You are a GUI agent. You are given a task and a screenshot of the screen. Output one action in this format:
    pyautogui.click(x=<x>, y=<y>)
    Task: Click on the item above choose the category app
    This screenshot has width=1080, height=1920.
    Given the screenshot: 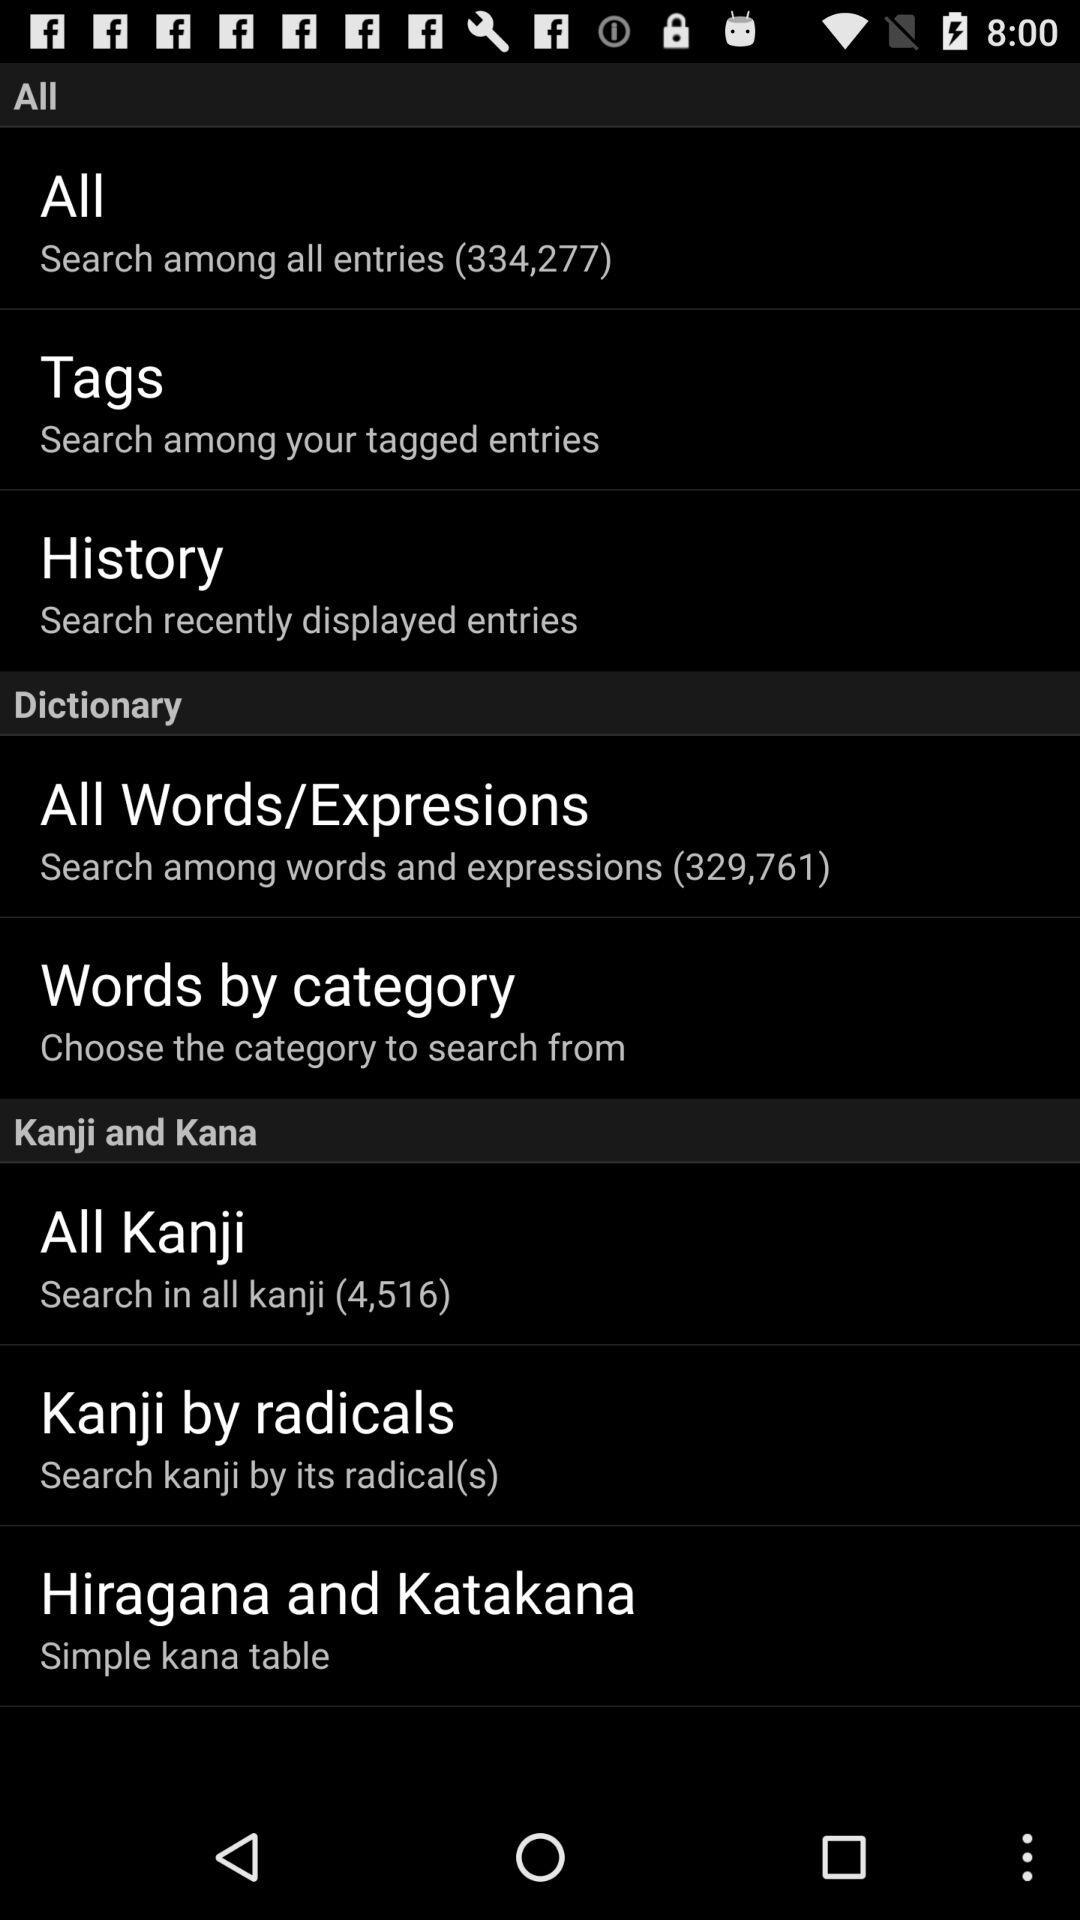 What is the action you would take?
    pyautogui.click(x=559, y=982)
    